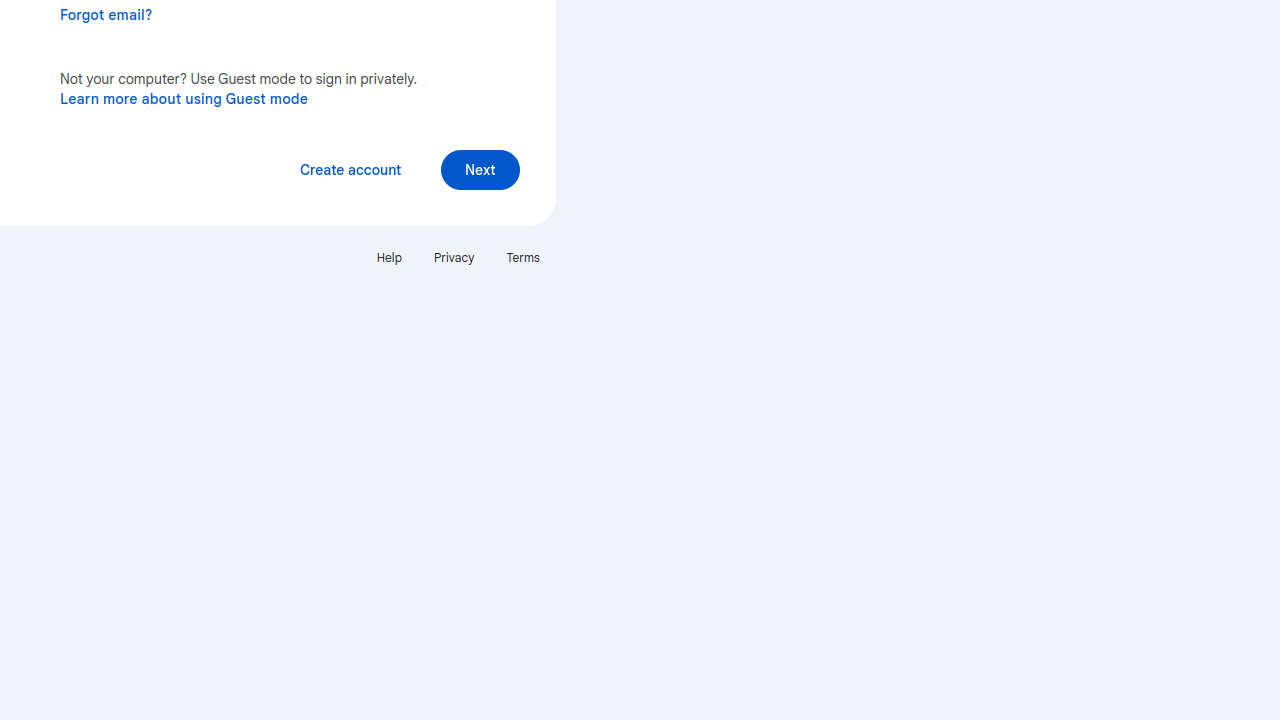 The height and width of the screenshot is (720, 1280). I want to click on 'Forgot email?', so click(105, 14).